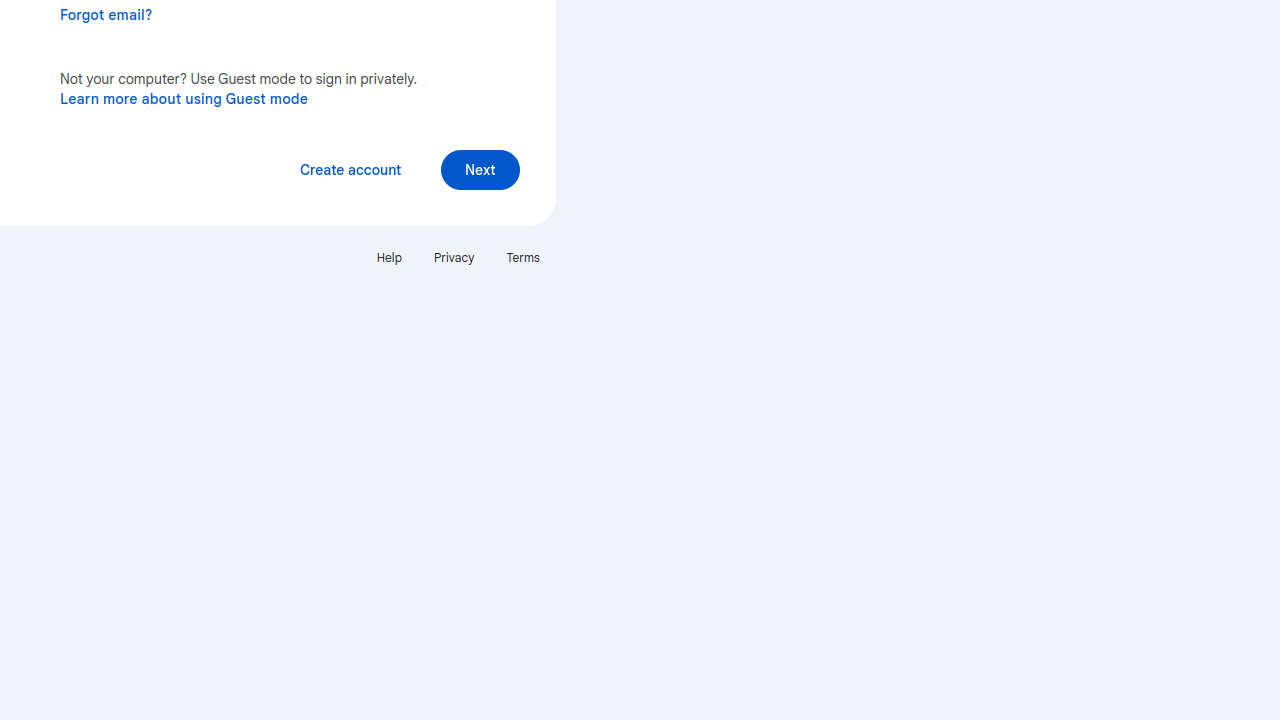 The height and width of the screenshot is (720, 1280). I want to click on 'Forgot email?', so click(105, 14).